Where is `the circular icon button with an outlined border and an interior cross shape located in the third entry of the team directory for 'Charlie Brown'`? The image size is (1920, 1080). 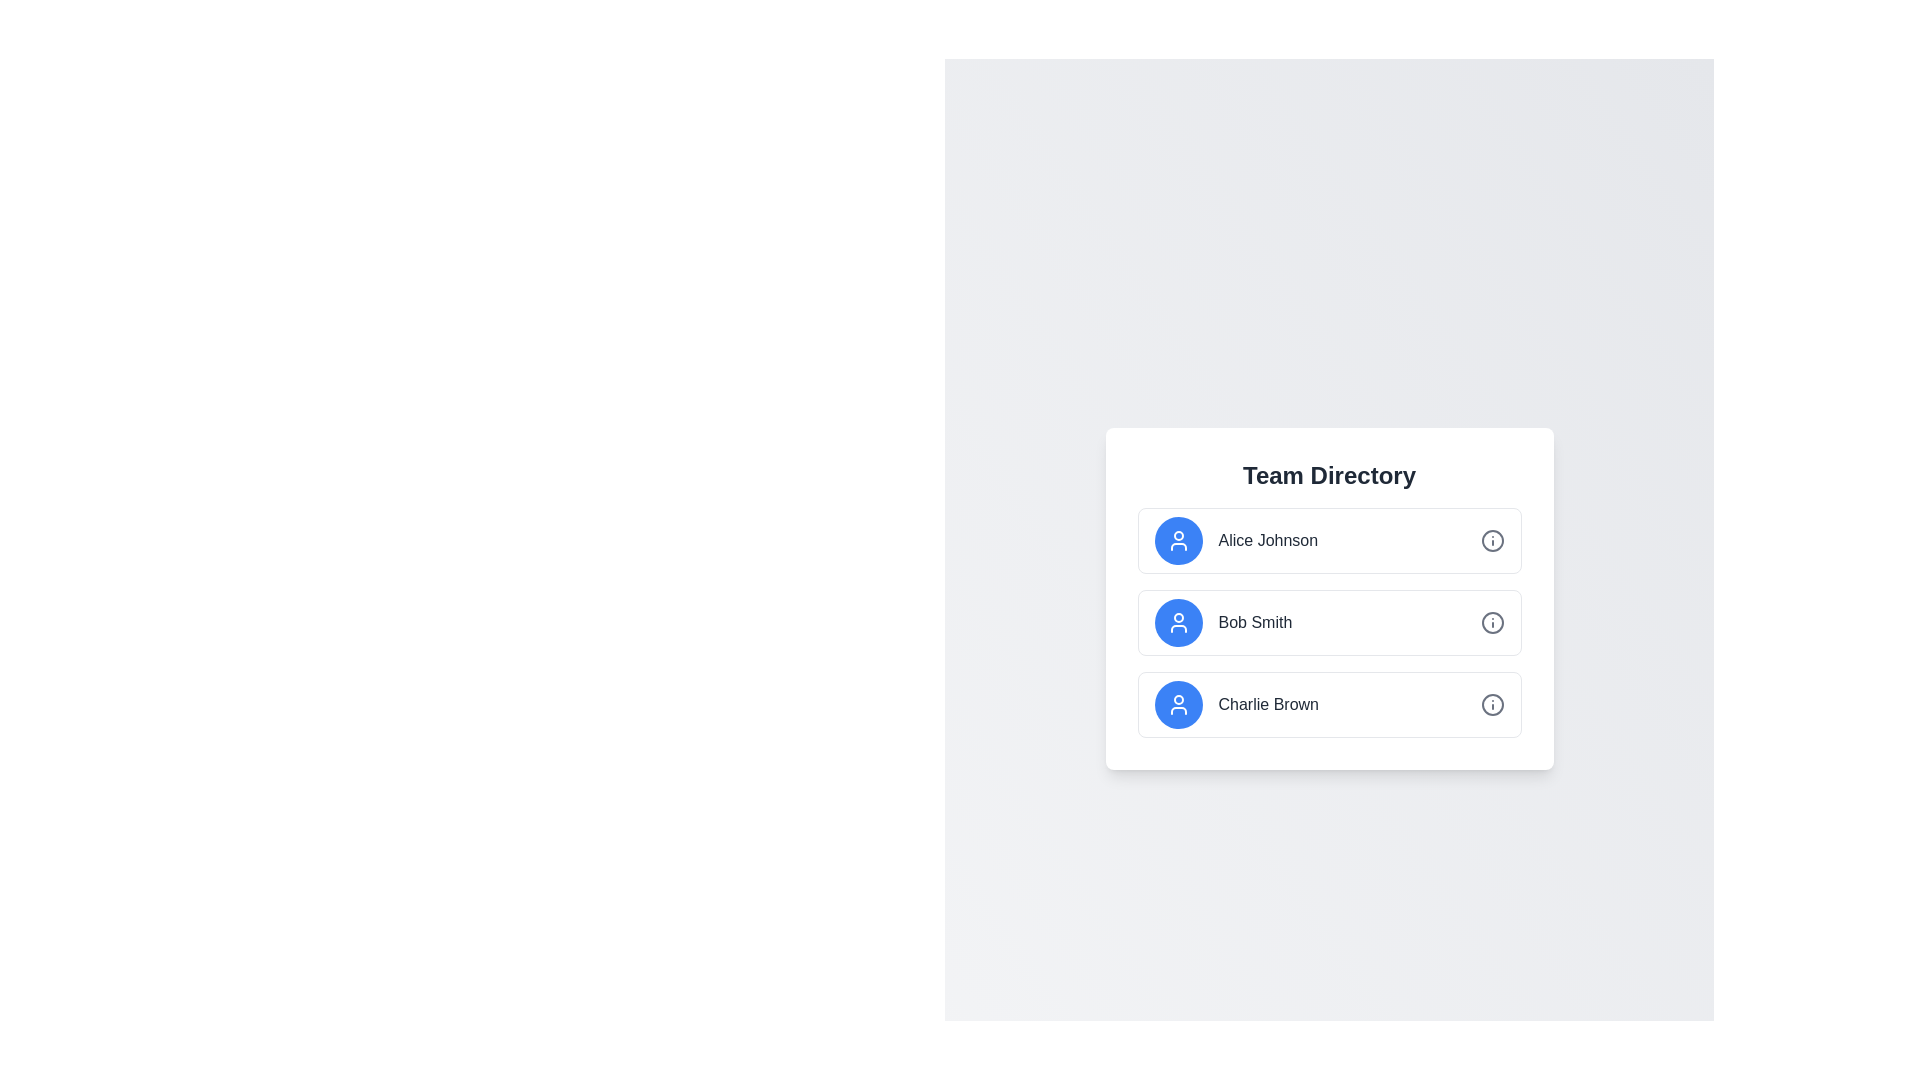
the circular icon button with an outlined border and an interior cross shape located in the third entry of the team directory for 'Charlie Brown' is located at coordinates (1492, 704).